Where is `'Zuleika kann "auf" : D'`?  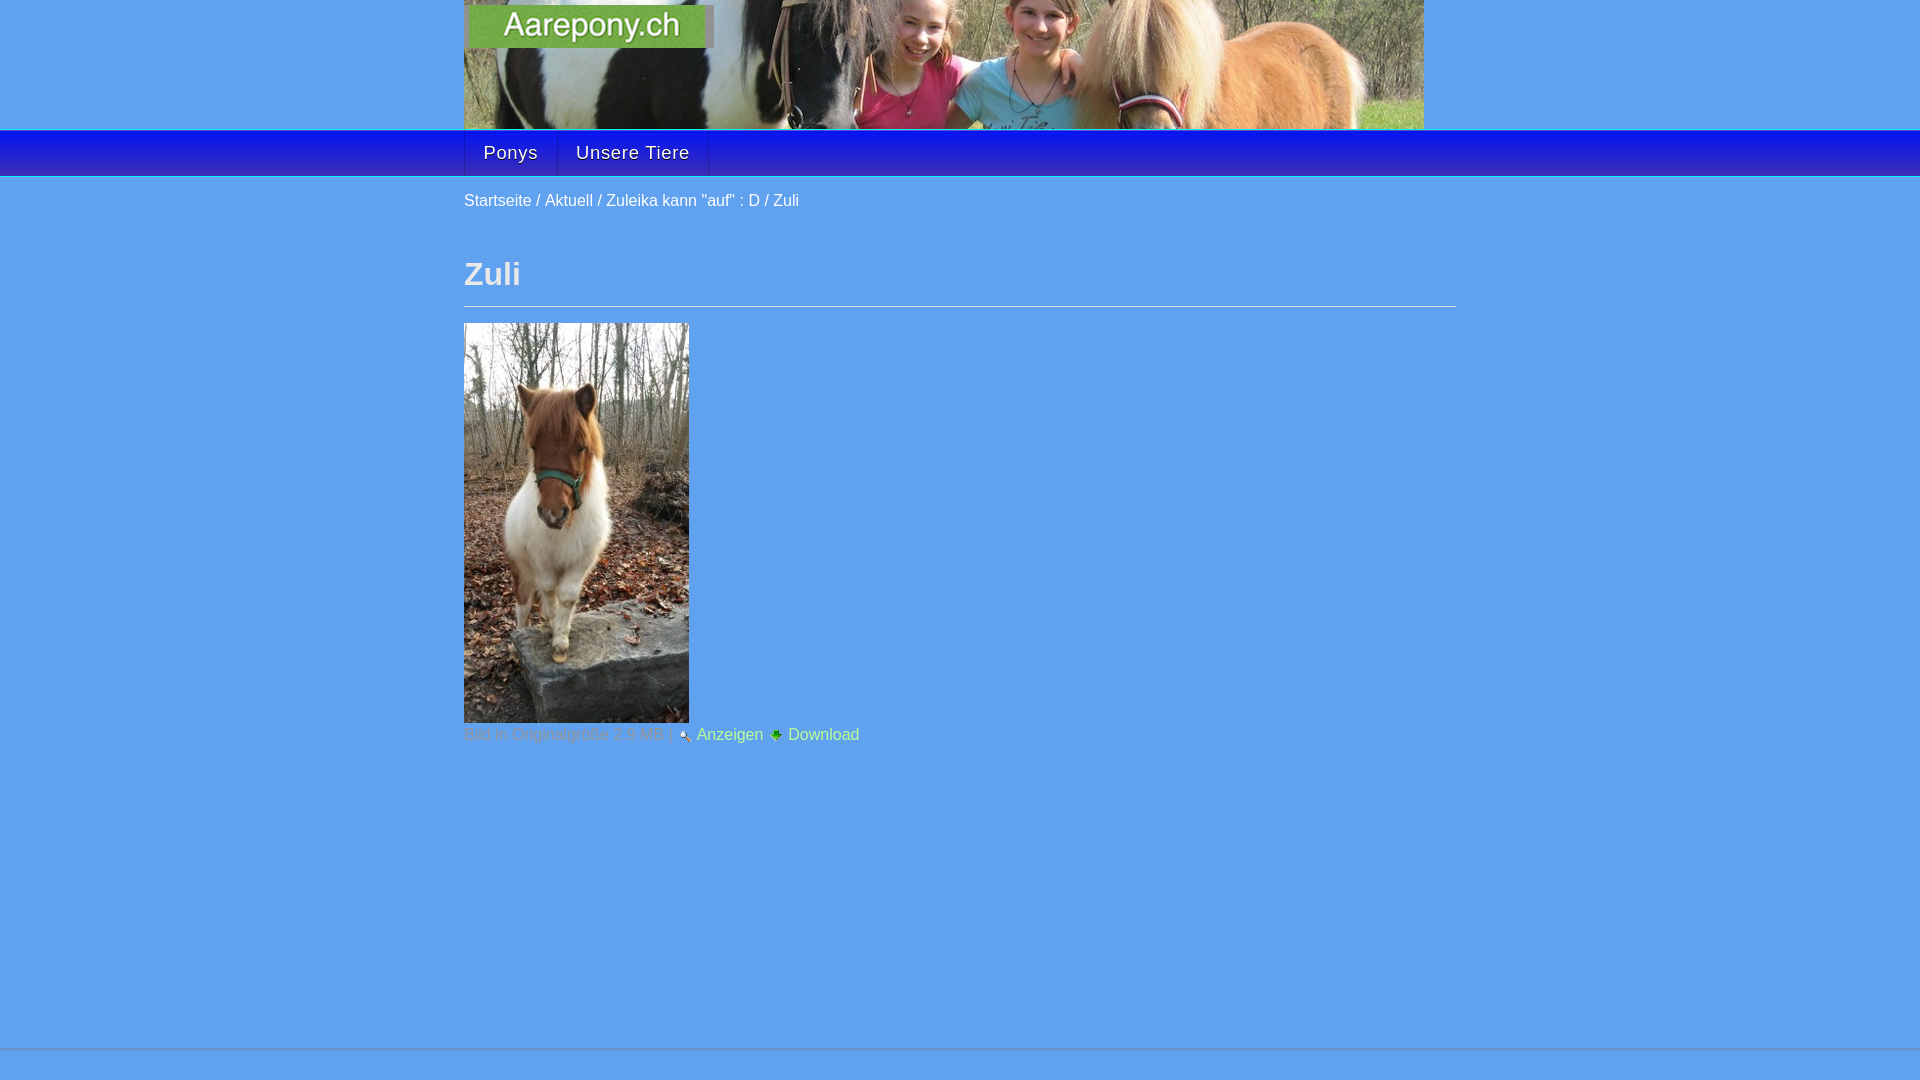 'Zuleika kann "auf" : D' is located at coordinates (682, 200).